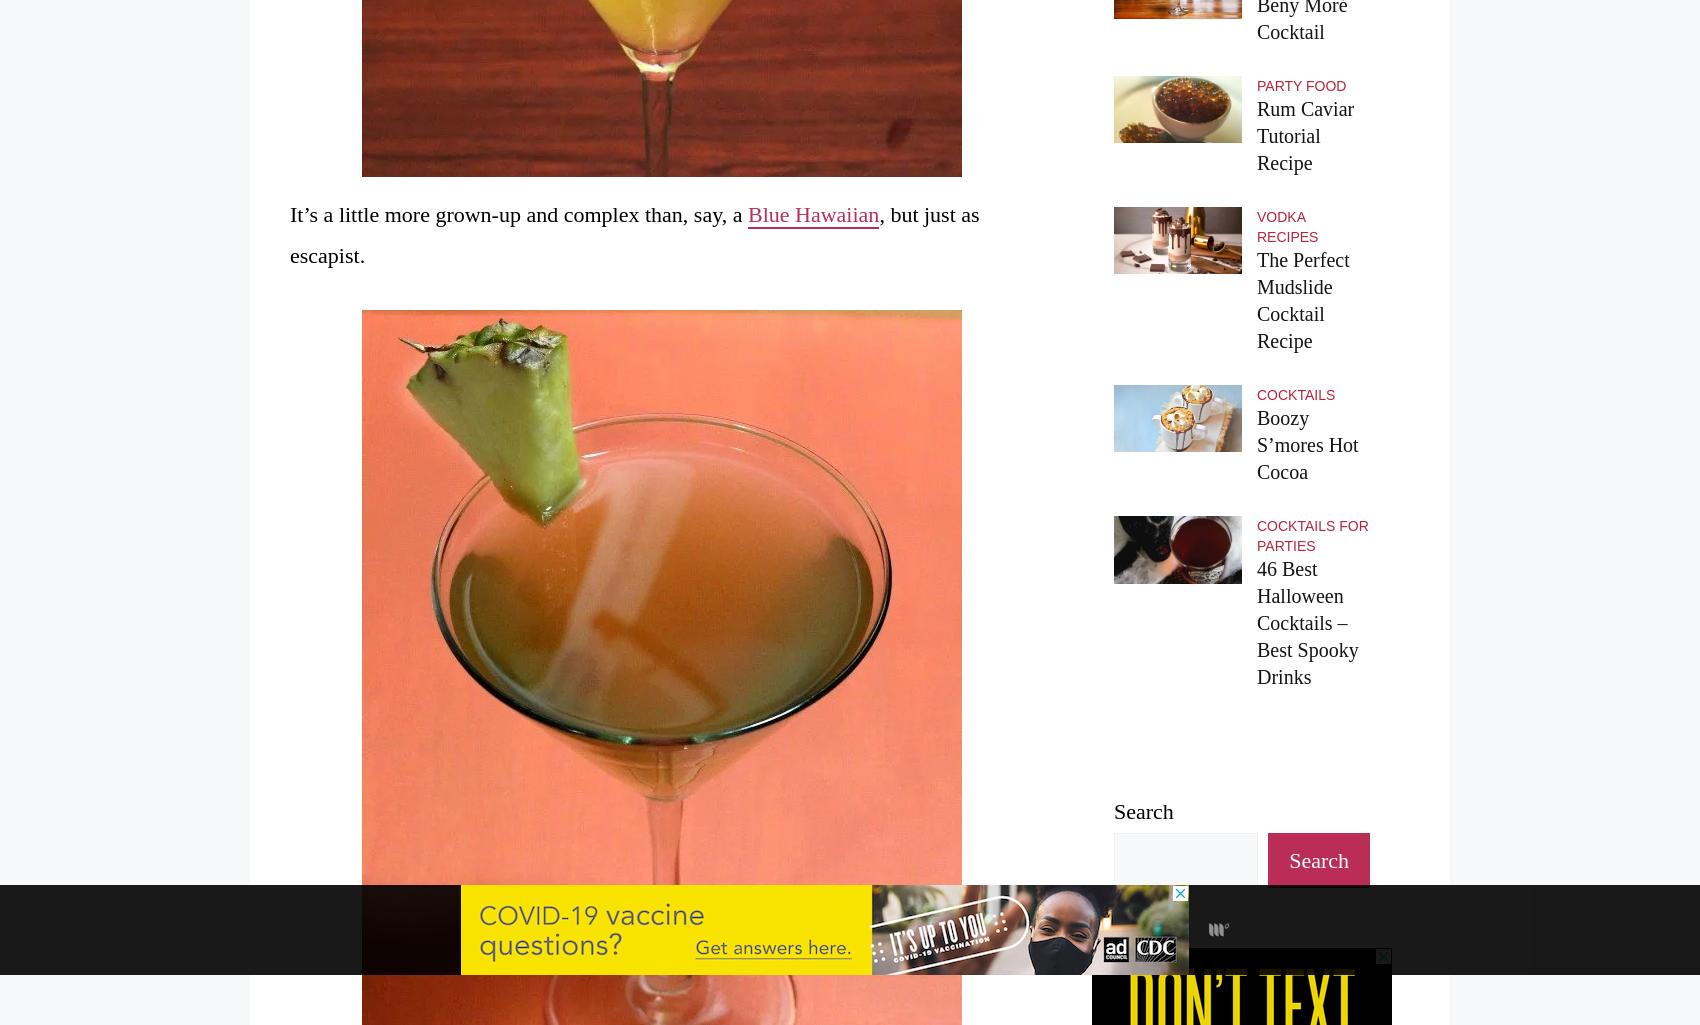 Image resolution: width=1700 pixels, height=1025 pixels. Describe the element at coordinates (633, 233) in the screenshot. I see `', but just as escapist.'` at that location.